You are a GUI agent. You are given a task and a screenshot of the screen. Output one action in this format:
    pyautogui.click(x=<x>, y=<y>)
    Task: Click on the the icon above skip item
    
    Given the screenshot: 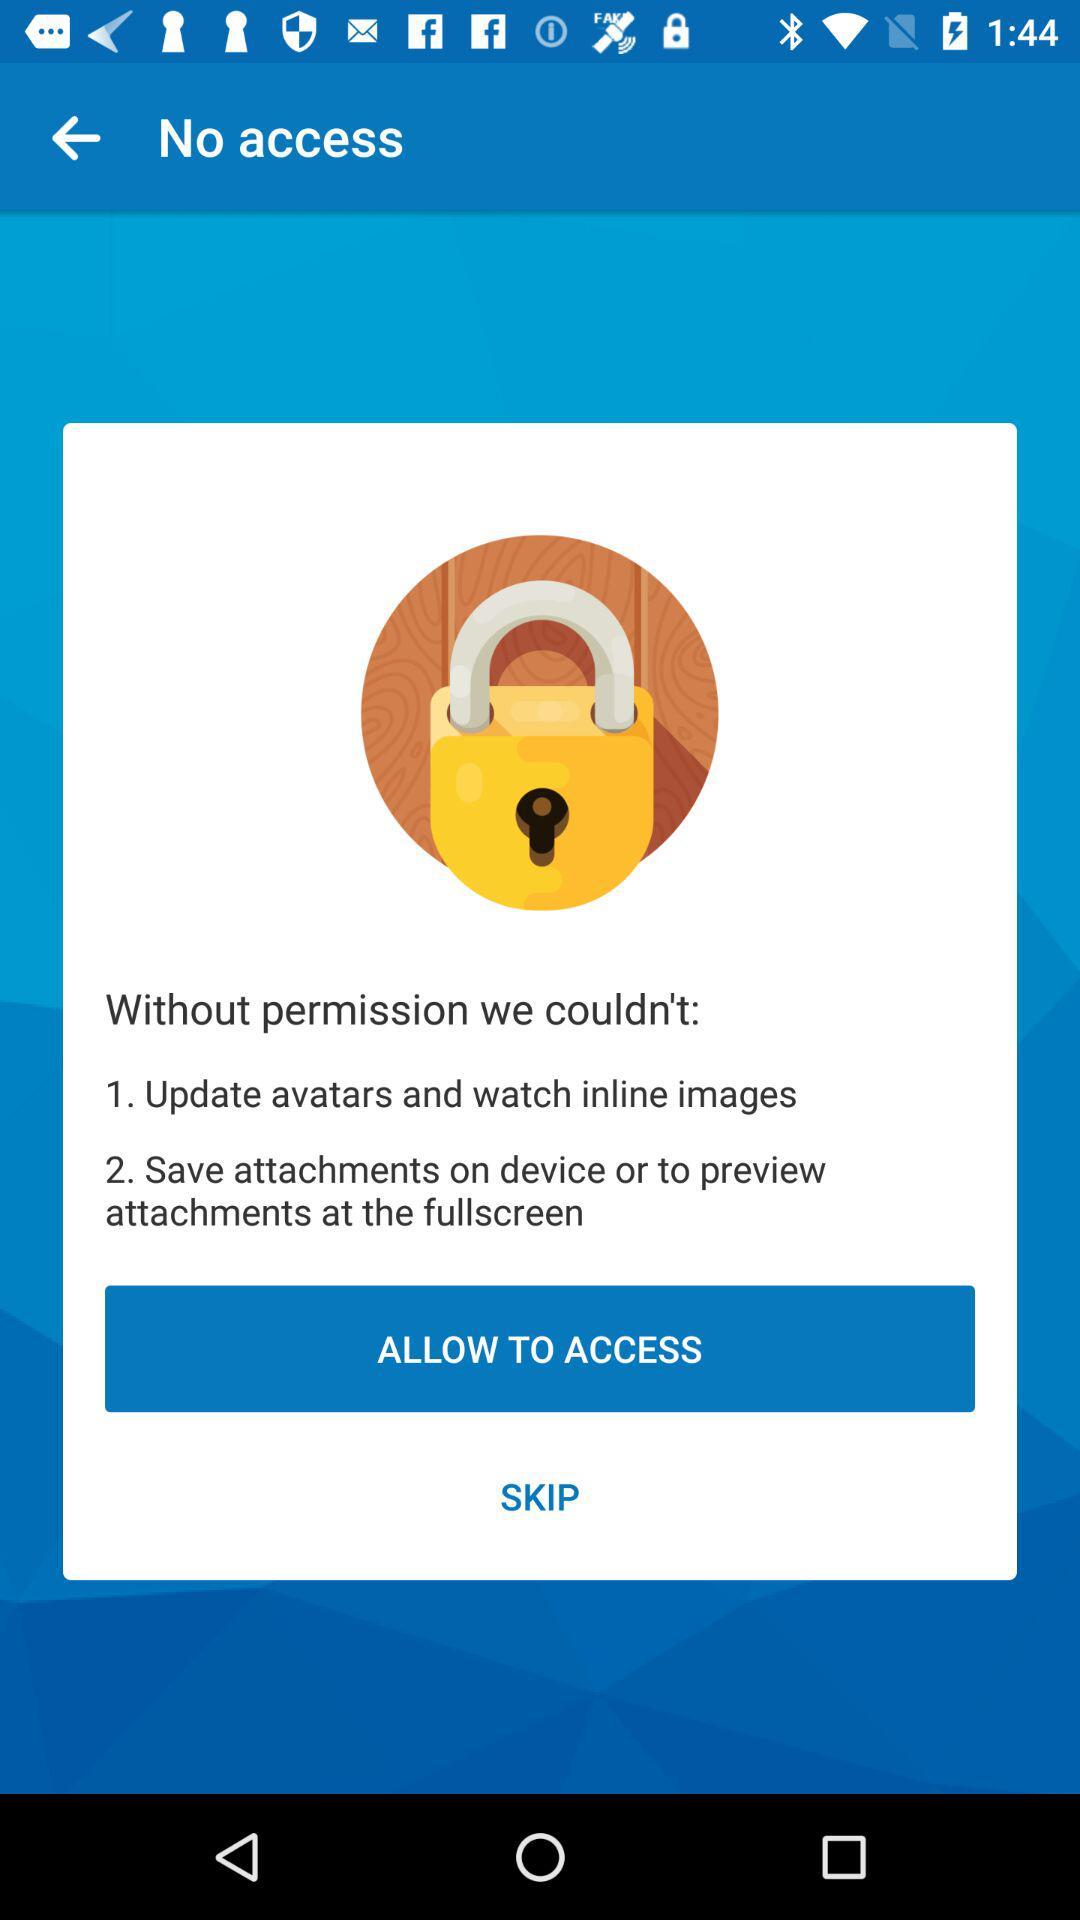 What is the action you would take?
    pyautogui.click(x=540, y=1348)
    